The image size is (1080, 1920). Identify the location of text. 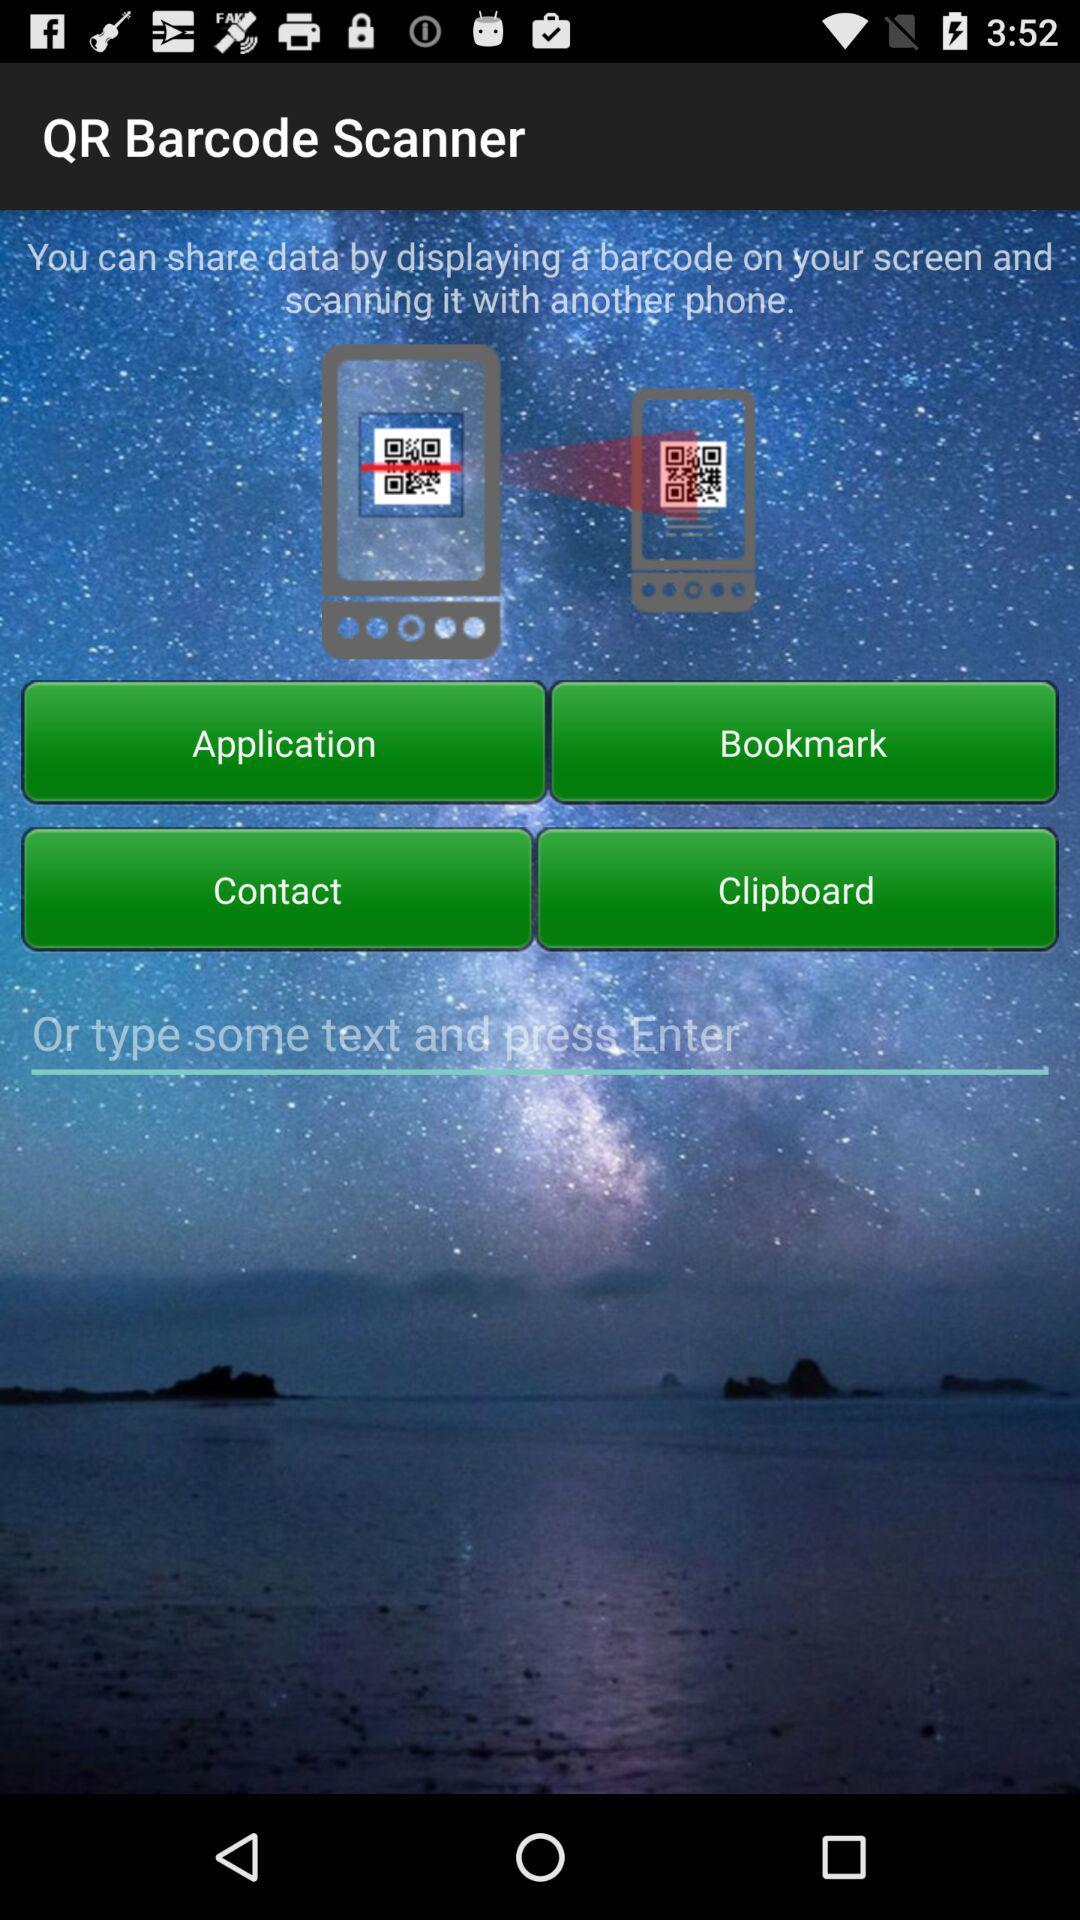
(540, 1033).